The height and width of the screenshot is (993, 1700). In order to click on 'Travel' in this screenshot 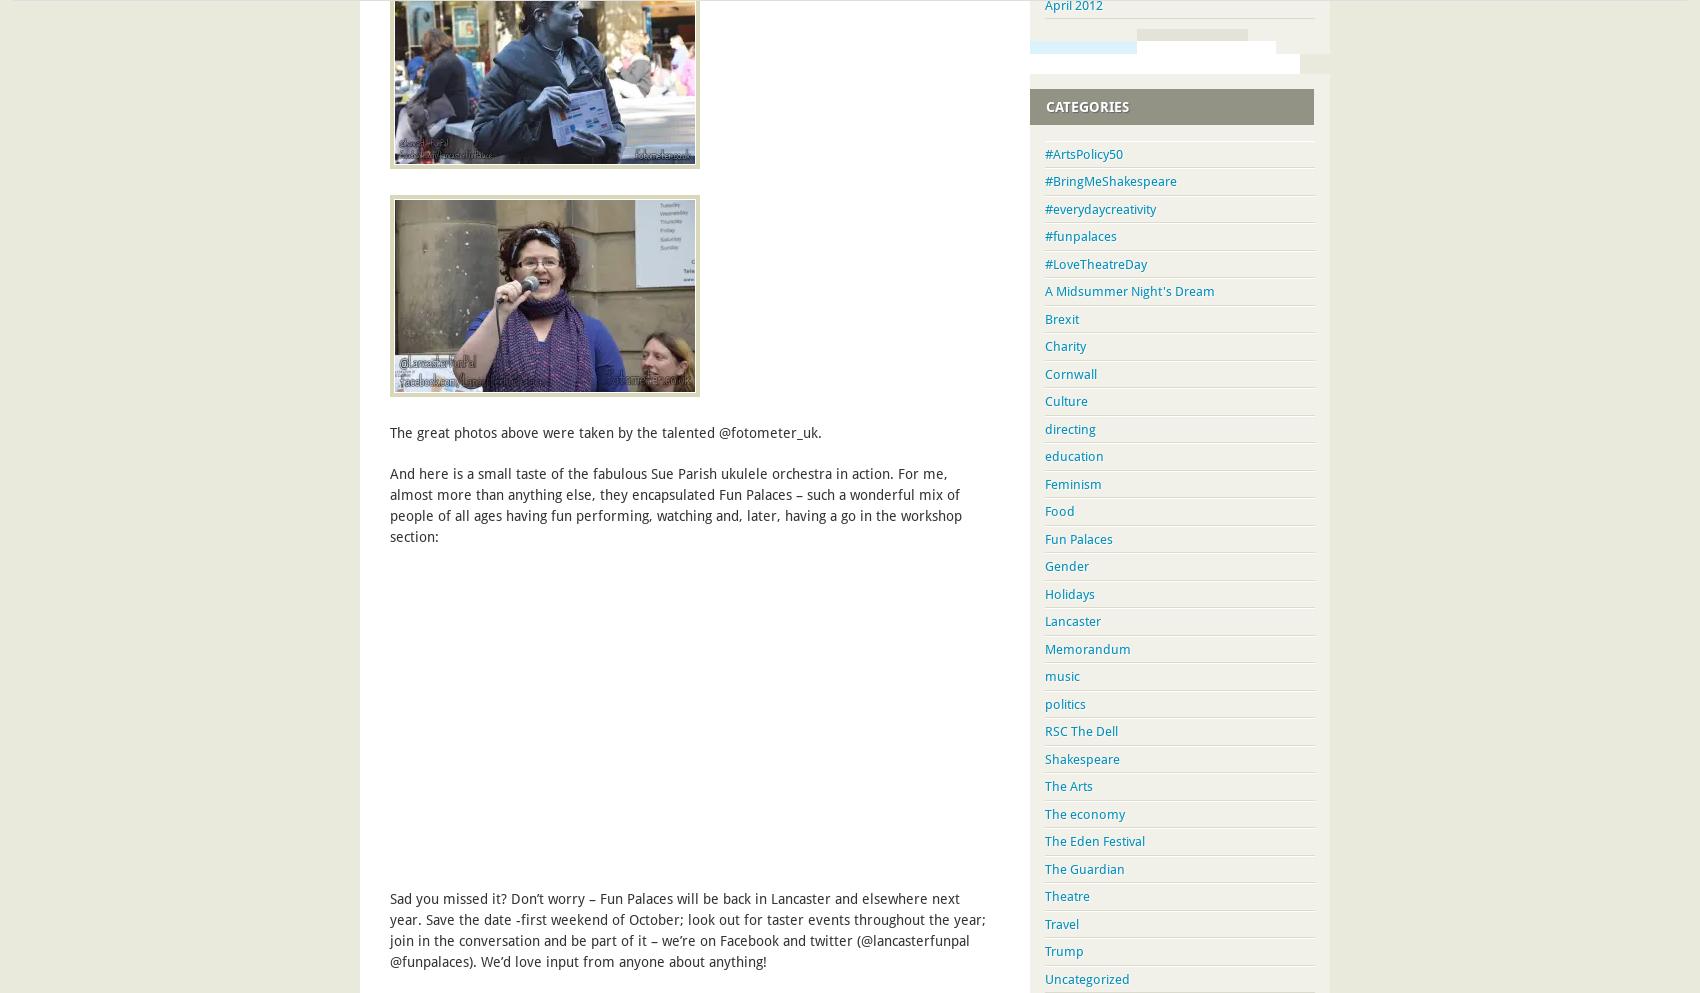, I will do `click(1060, 922)`.